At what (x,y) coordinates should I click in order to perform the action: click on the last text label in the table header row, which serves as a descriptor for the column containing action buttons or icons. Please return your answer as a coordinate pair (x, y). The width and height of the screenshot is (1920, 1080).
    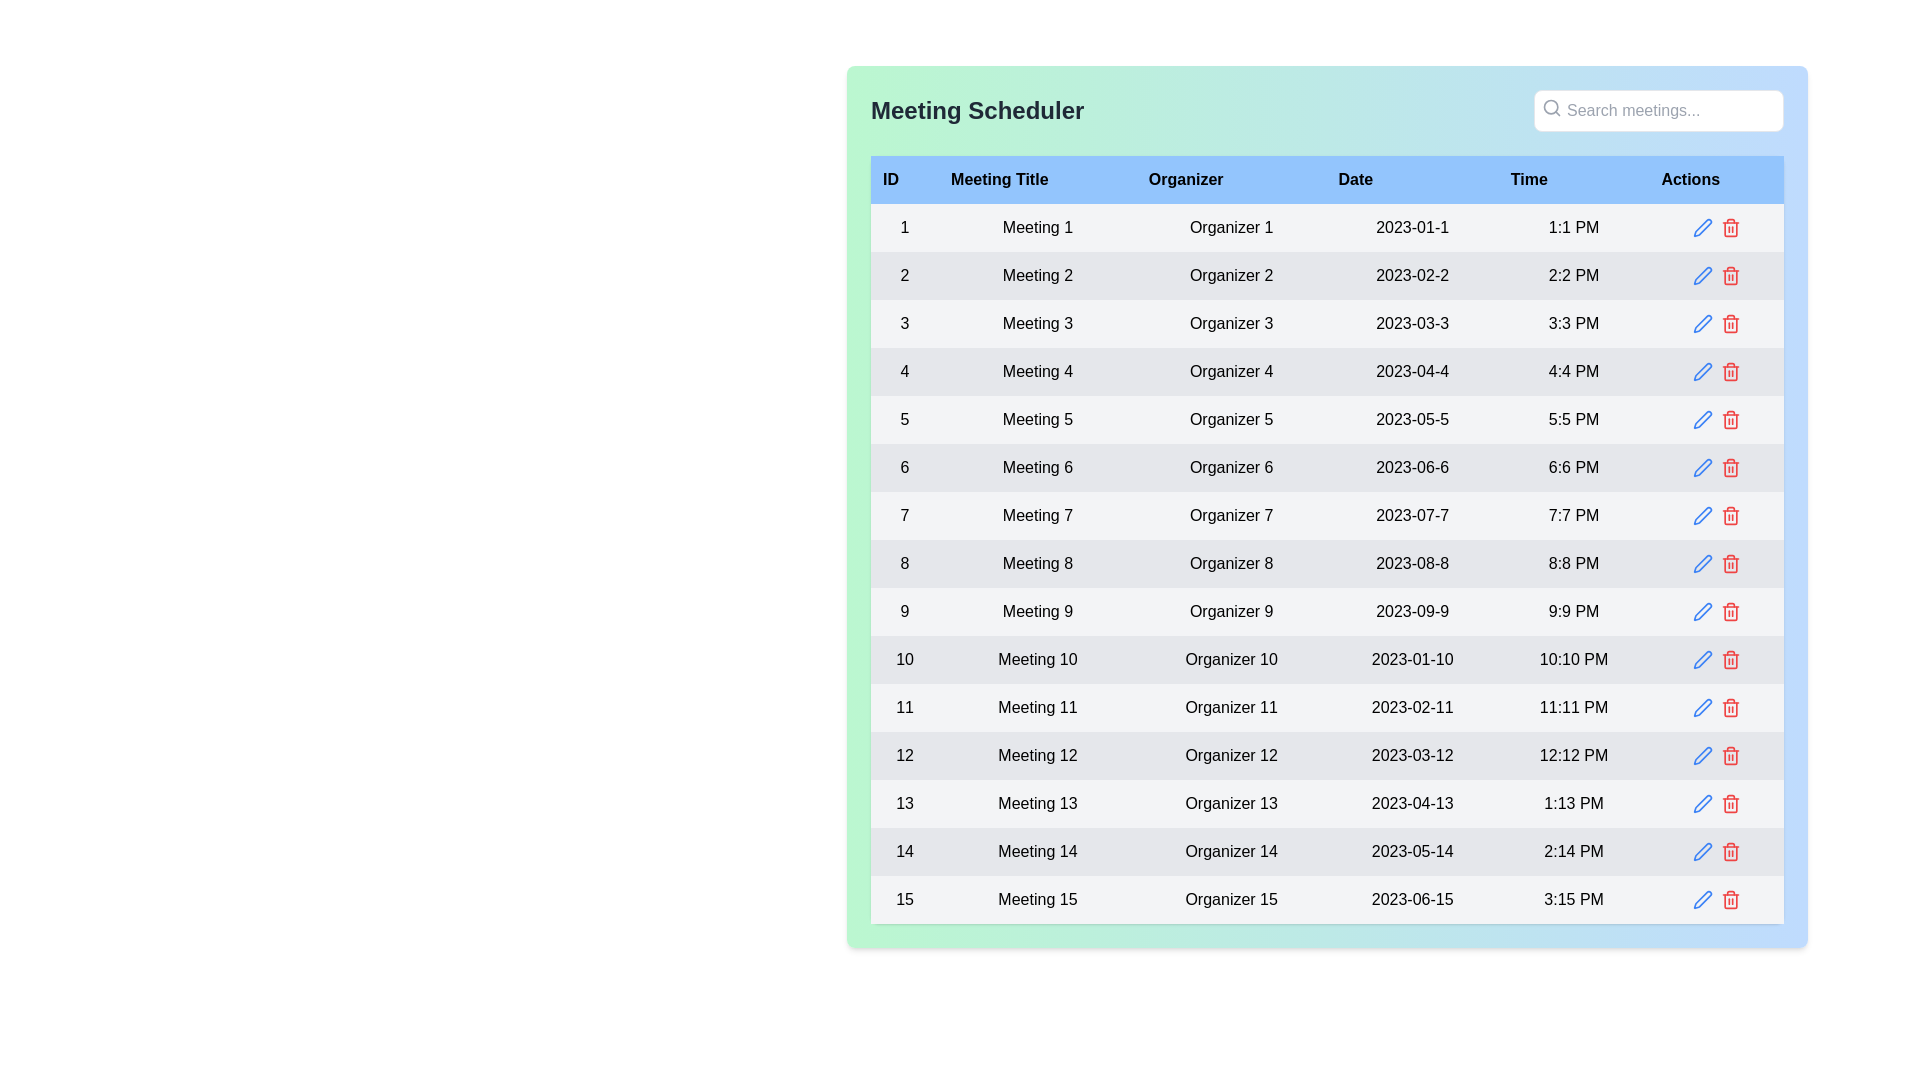
    Looking at the image, I should click on (1715, 180).